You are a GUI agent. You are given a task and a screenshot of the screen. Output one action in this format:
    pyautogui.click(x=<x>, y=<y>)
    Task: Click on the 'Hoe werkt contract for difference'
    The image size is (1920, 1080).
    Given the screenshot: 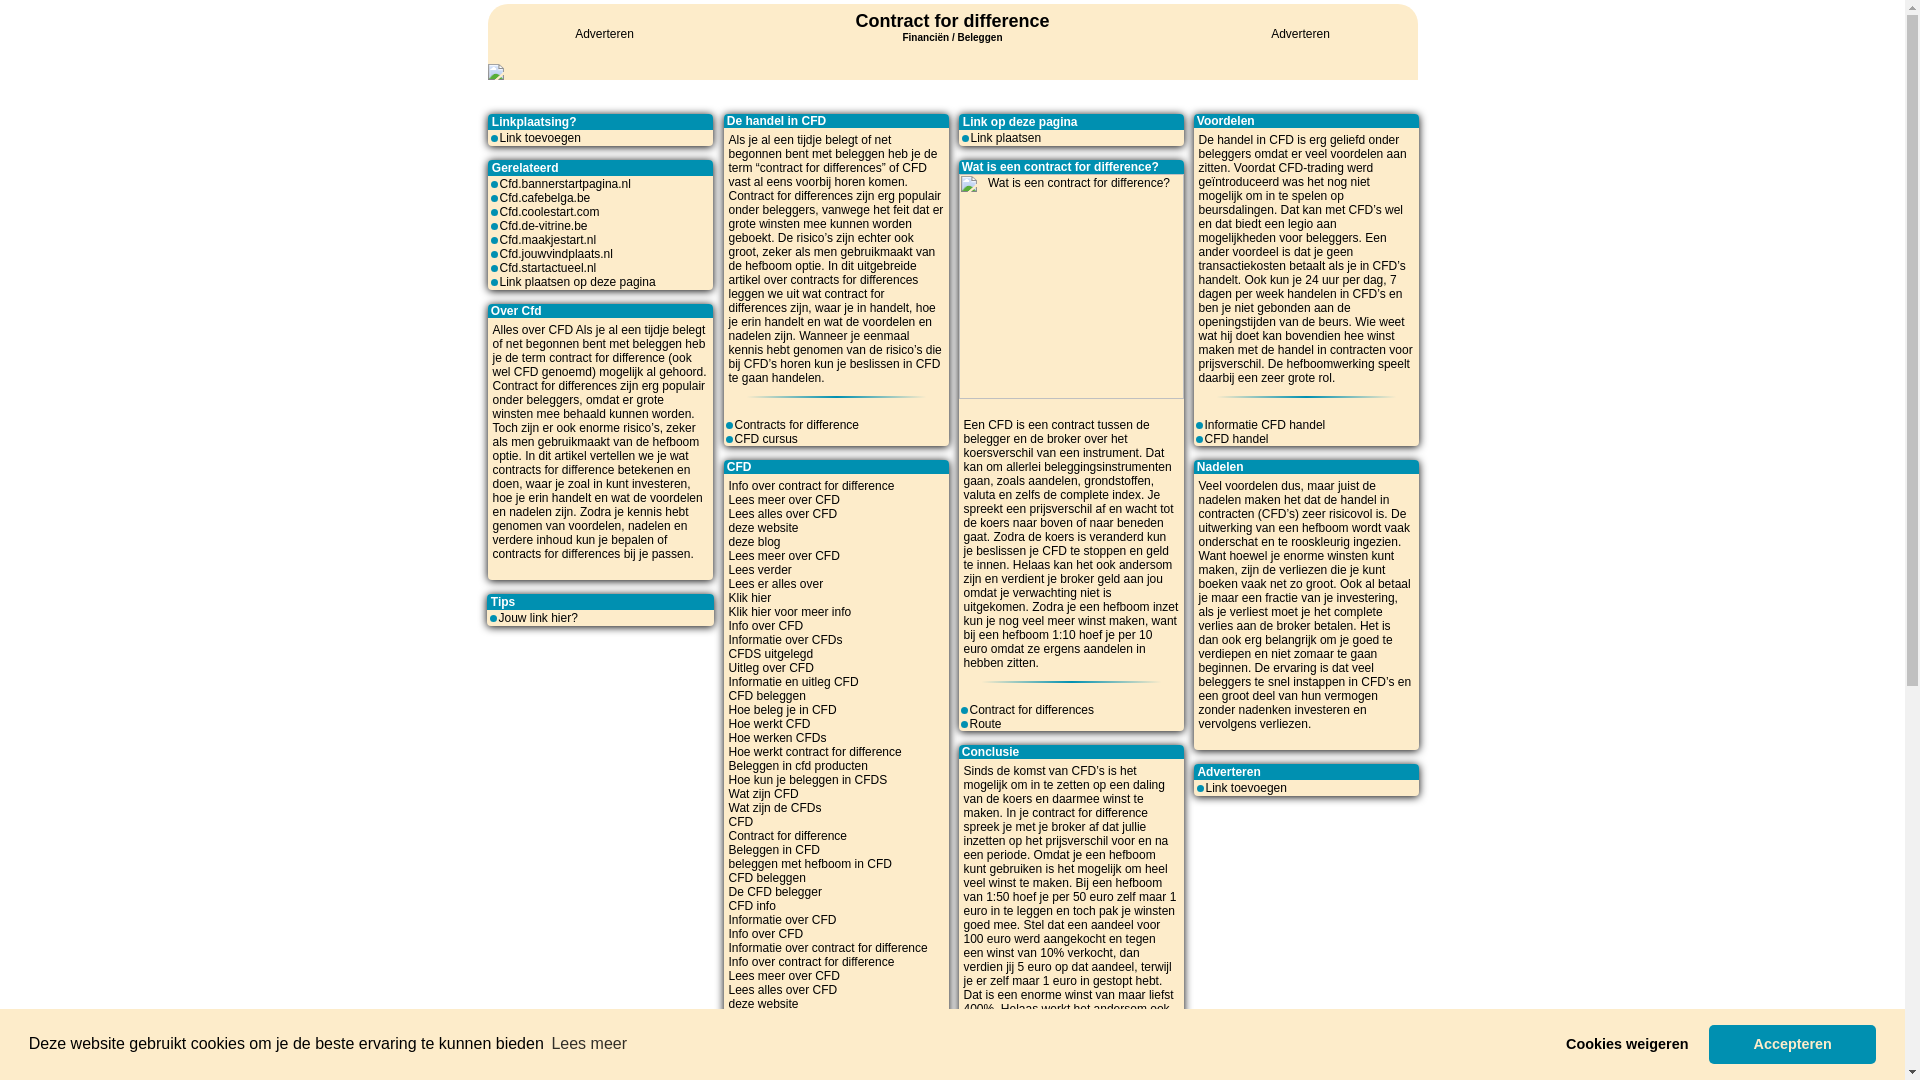 What is the action you would take?
    pyautogui.click(x=727, y=752)
    